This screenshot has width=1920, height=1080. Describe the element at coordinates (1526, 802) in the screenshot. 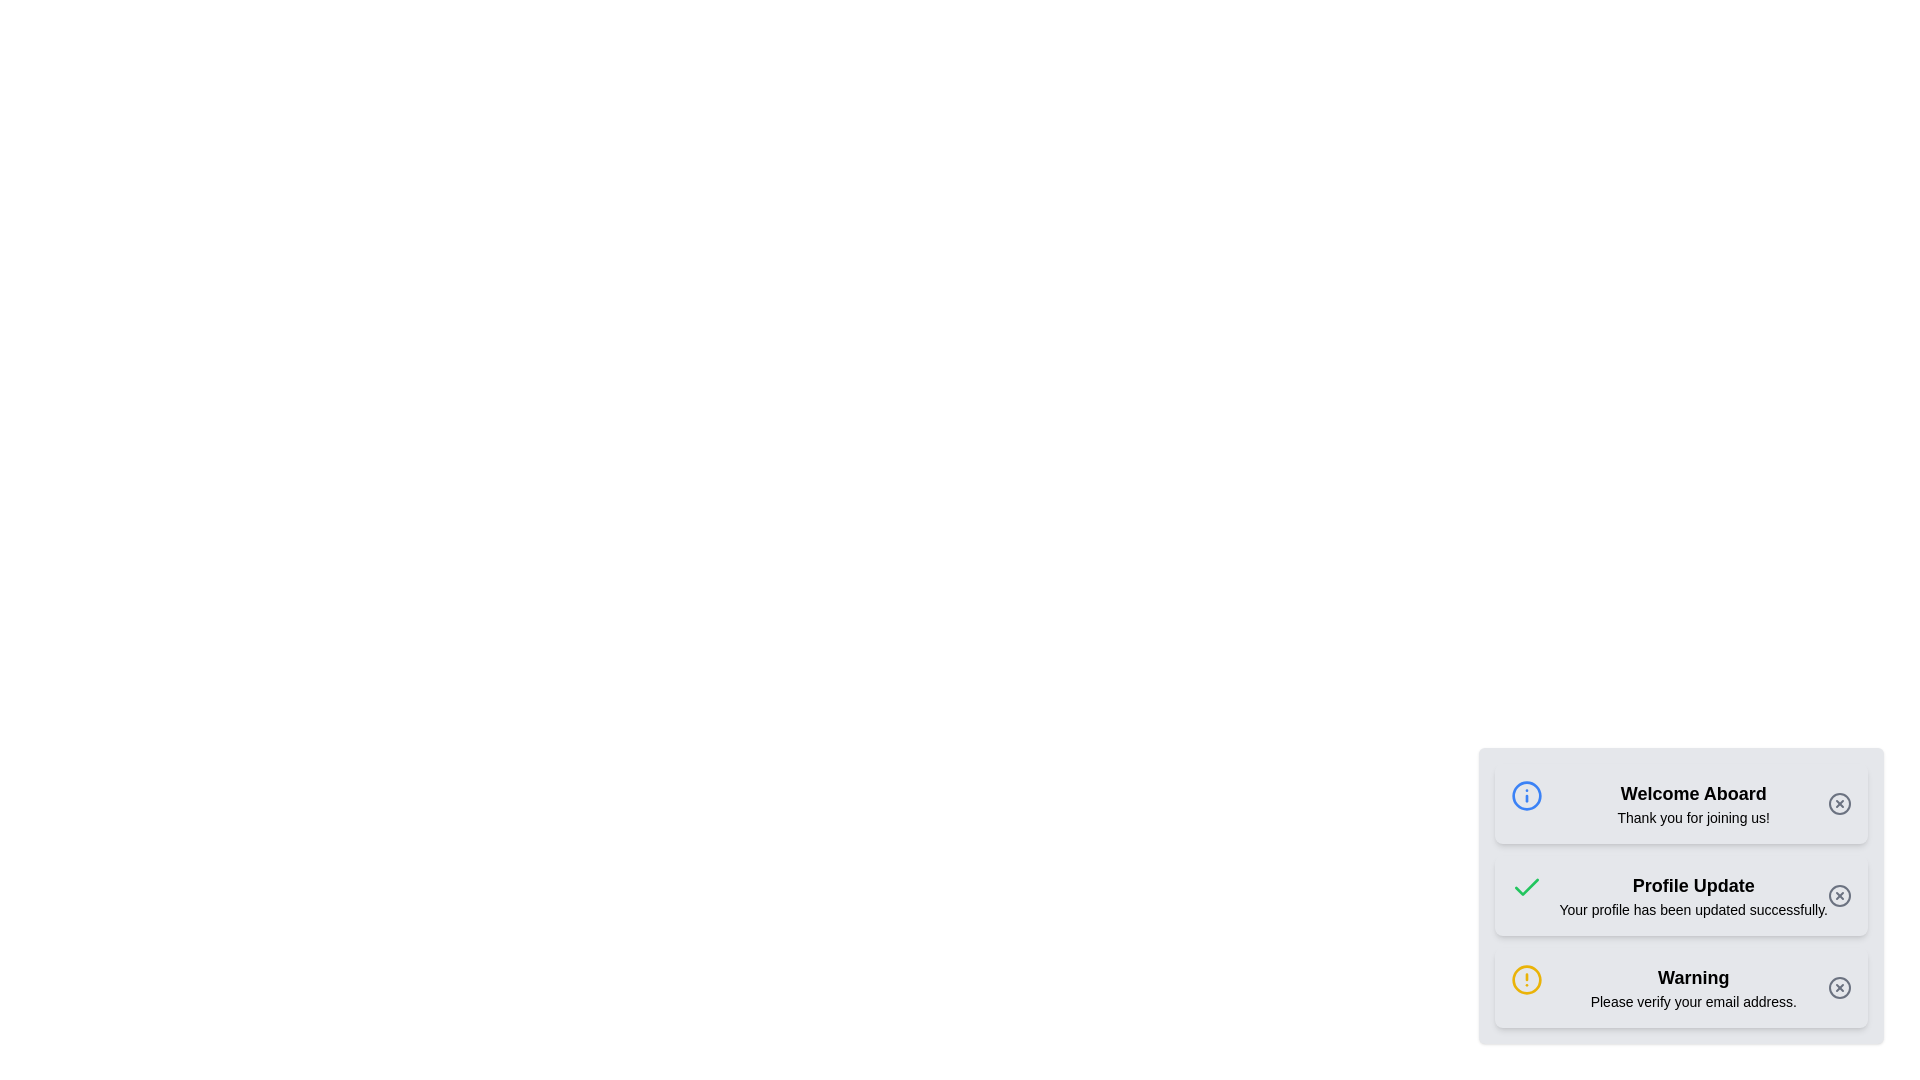

I see `the informational icon located at the top-left corner of the 'Welcome Aboard' notification card, which visually indicates the notification's context` at that location.